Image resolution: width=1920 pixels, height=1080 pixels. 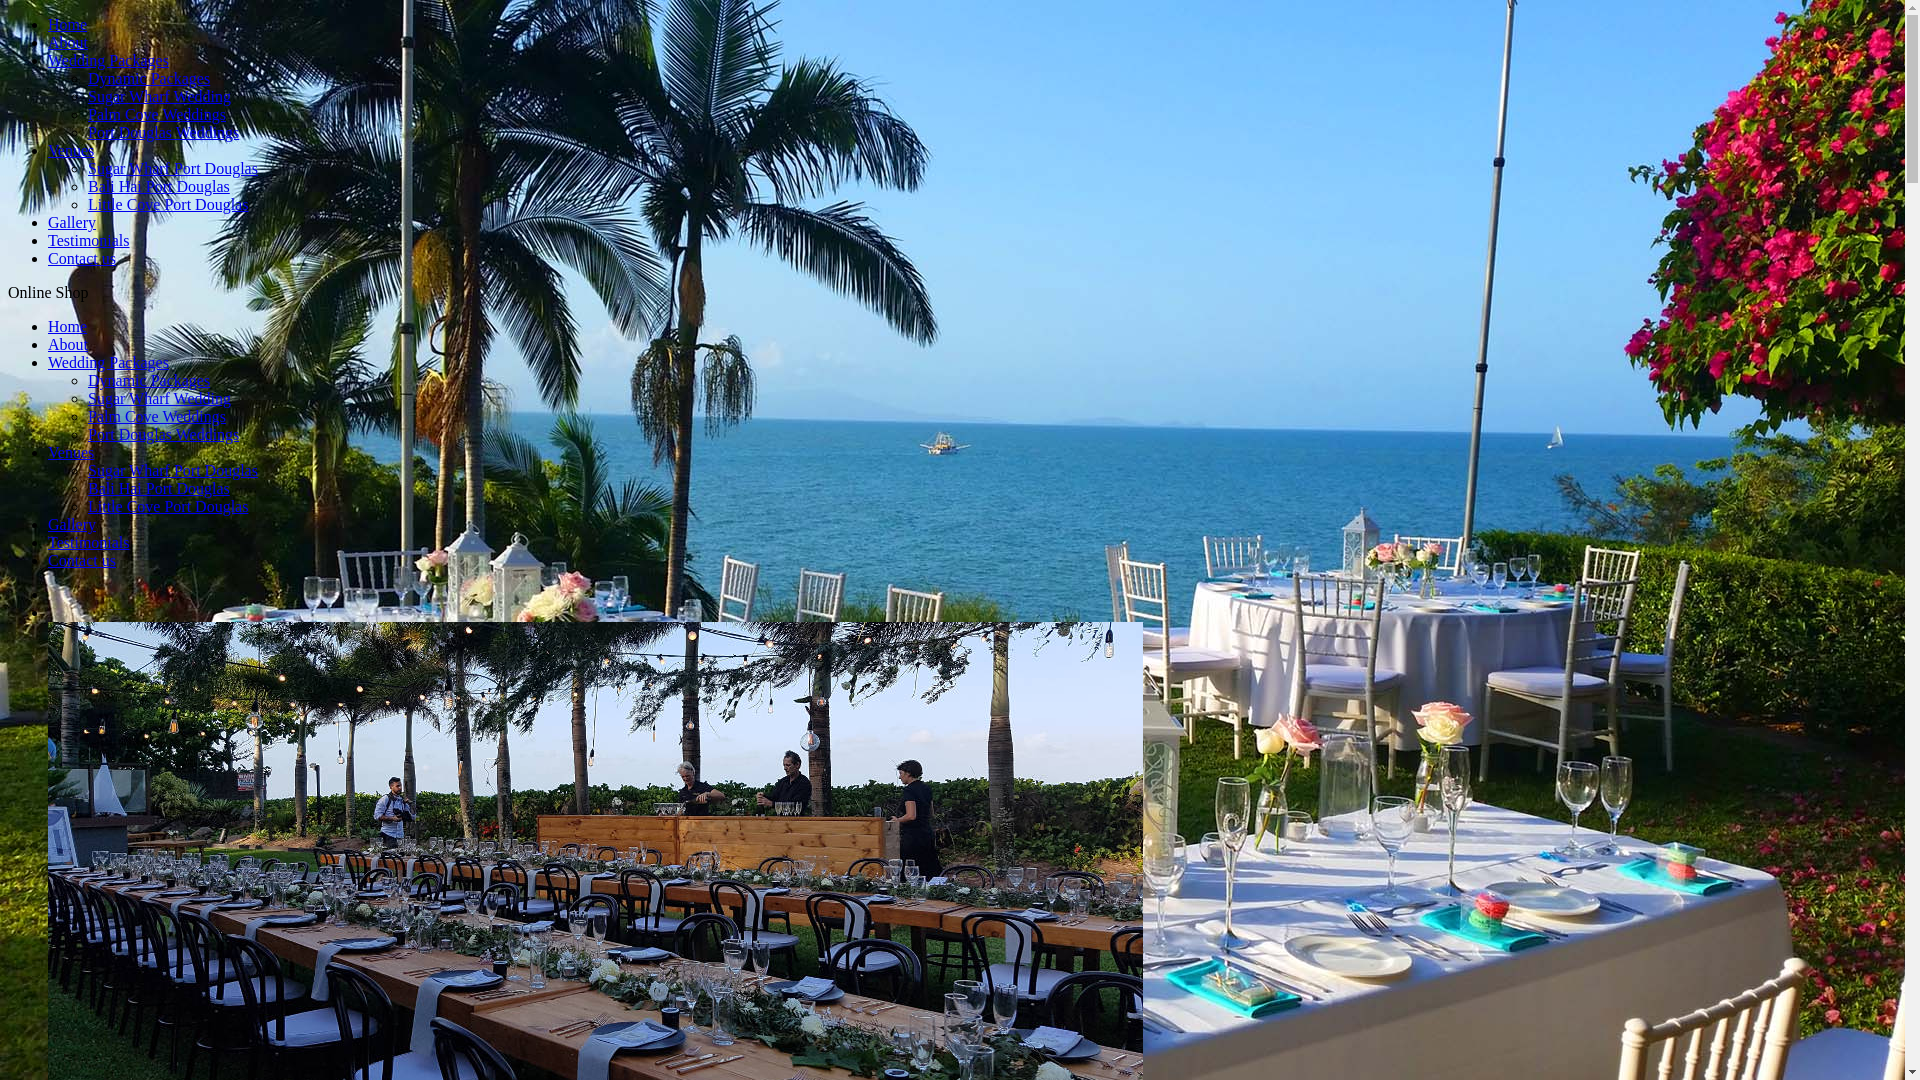 What do you see at coordinates (88, 239) in the screenshot?
I see `'Testimonials'` at bounding box center [88, 239].